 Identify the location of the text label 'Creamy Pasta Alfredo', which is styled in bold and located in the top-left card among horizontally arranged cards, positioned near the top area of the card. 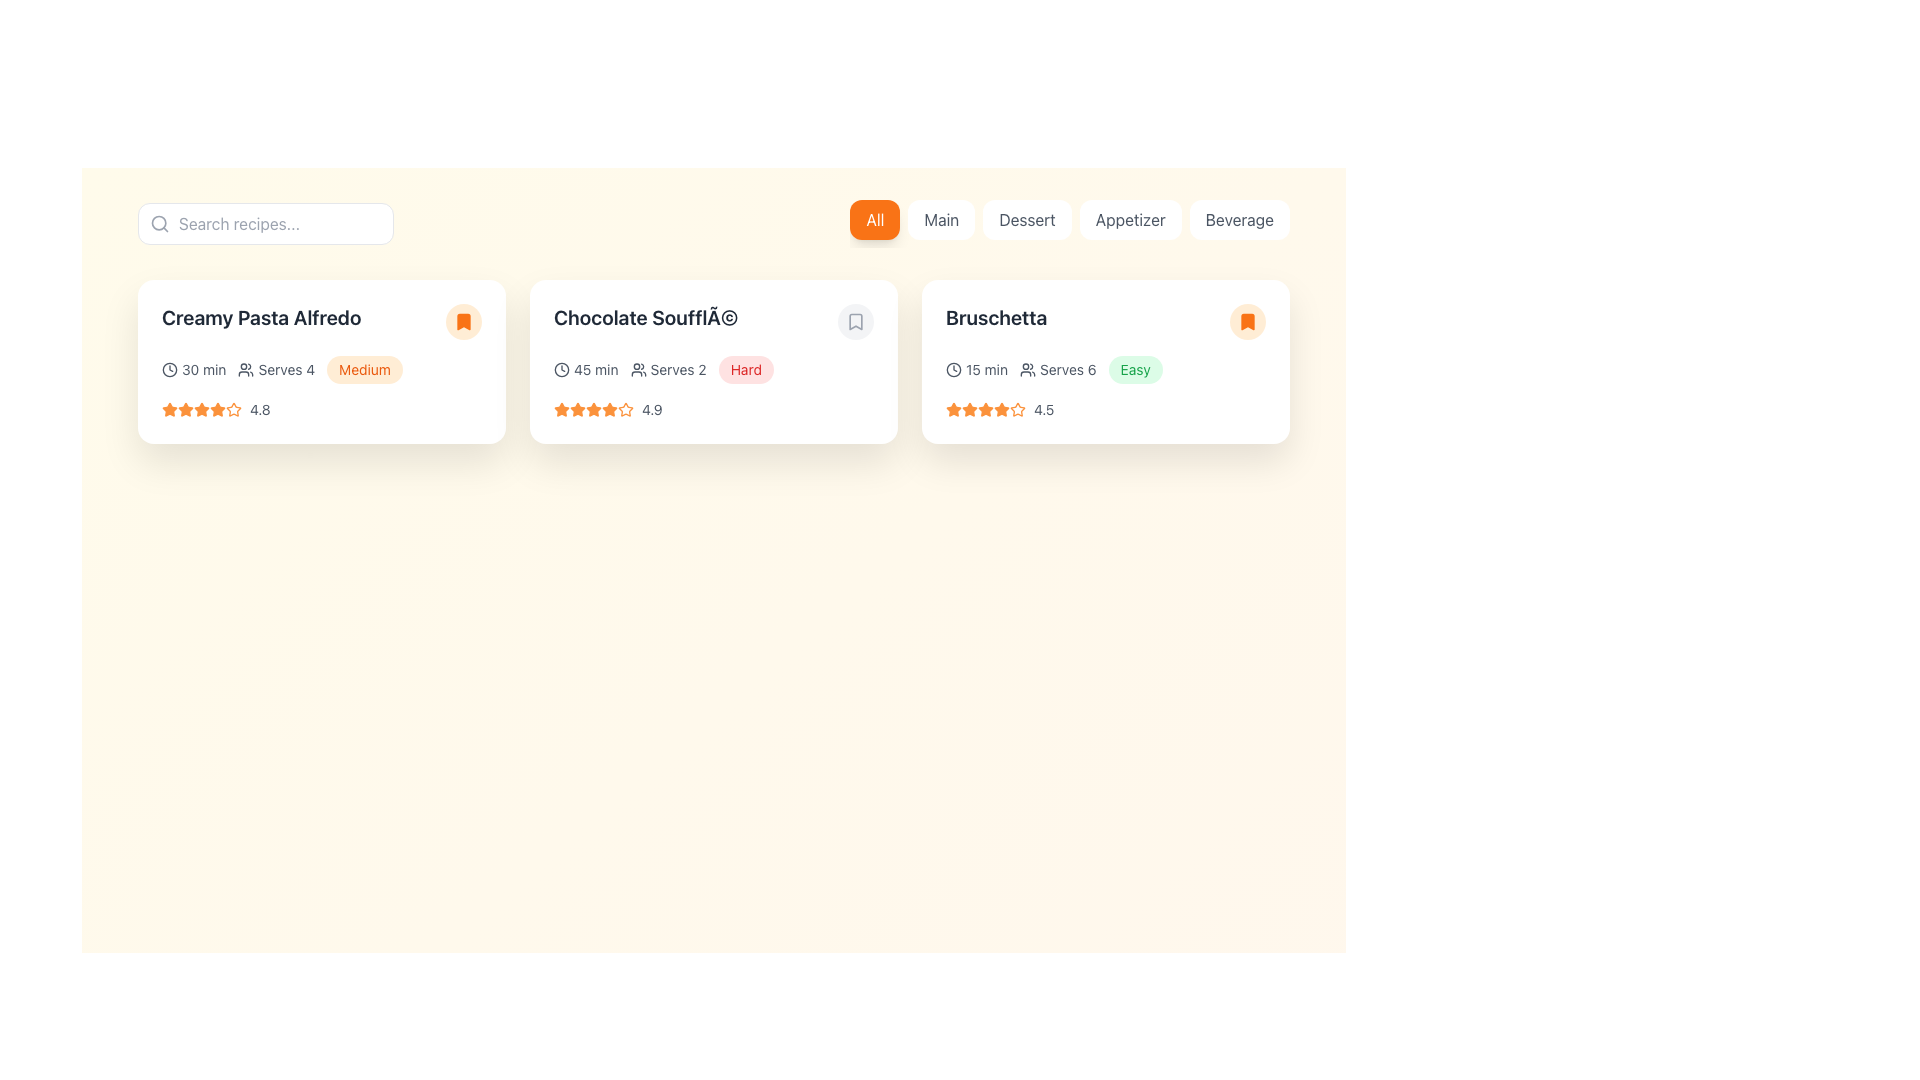
(321, 320).